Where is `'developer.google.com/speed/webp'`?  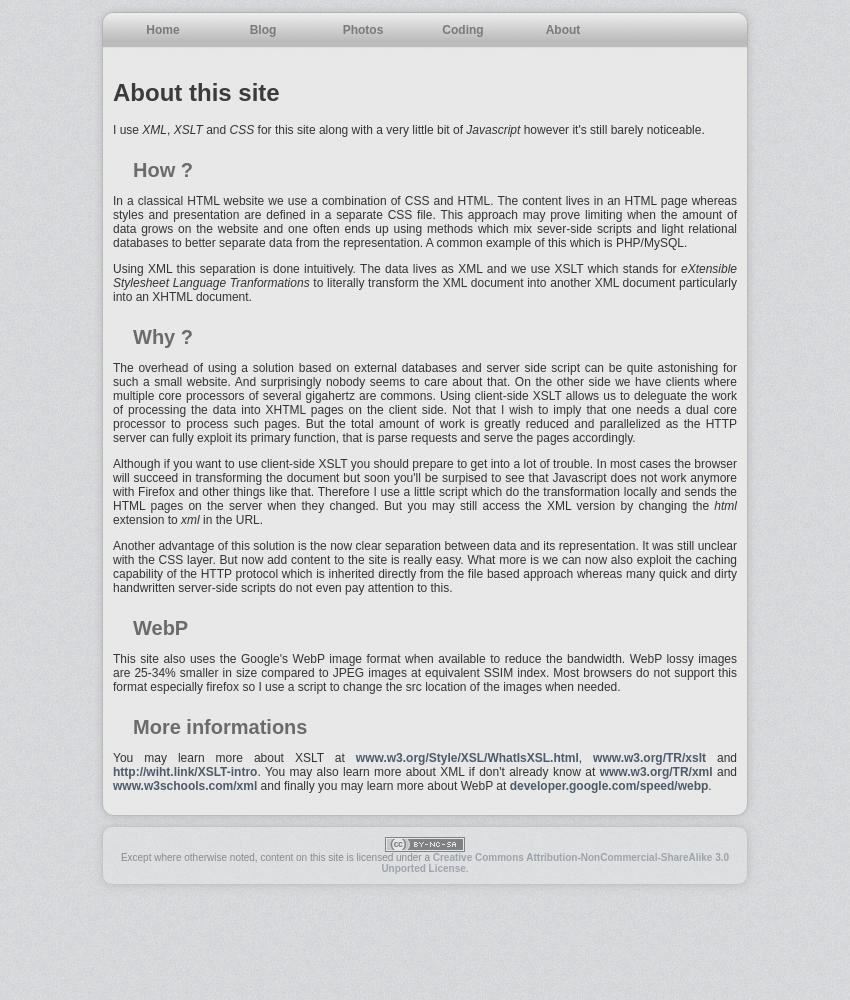
'developer.google.com/speed/webp' is located at coordinates (607, 786).